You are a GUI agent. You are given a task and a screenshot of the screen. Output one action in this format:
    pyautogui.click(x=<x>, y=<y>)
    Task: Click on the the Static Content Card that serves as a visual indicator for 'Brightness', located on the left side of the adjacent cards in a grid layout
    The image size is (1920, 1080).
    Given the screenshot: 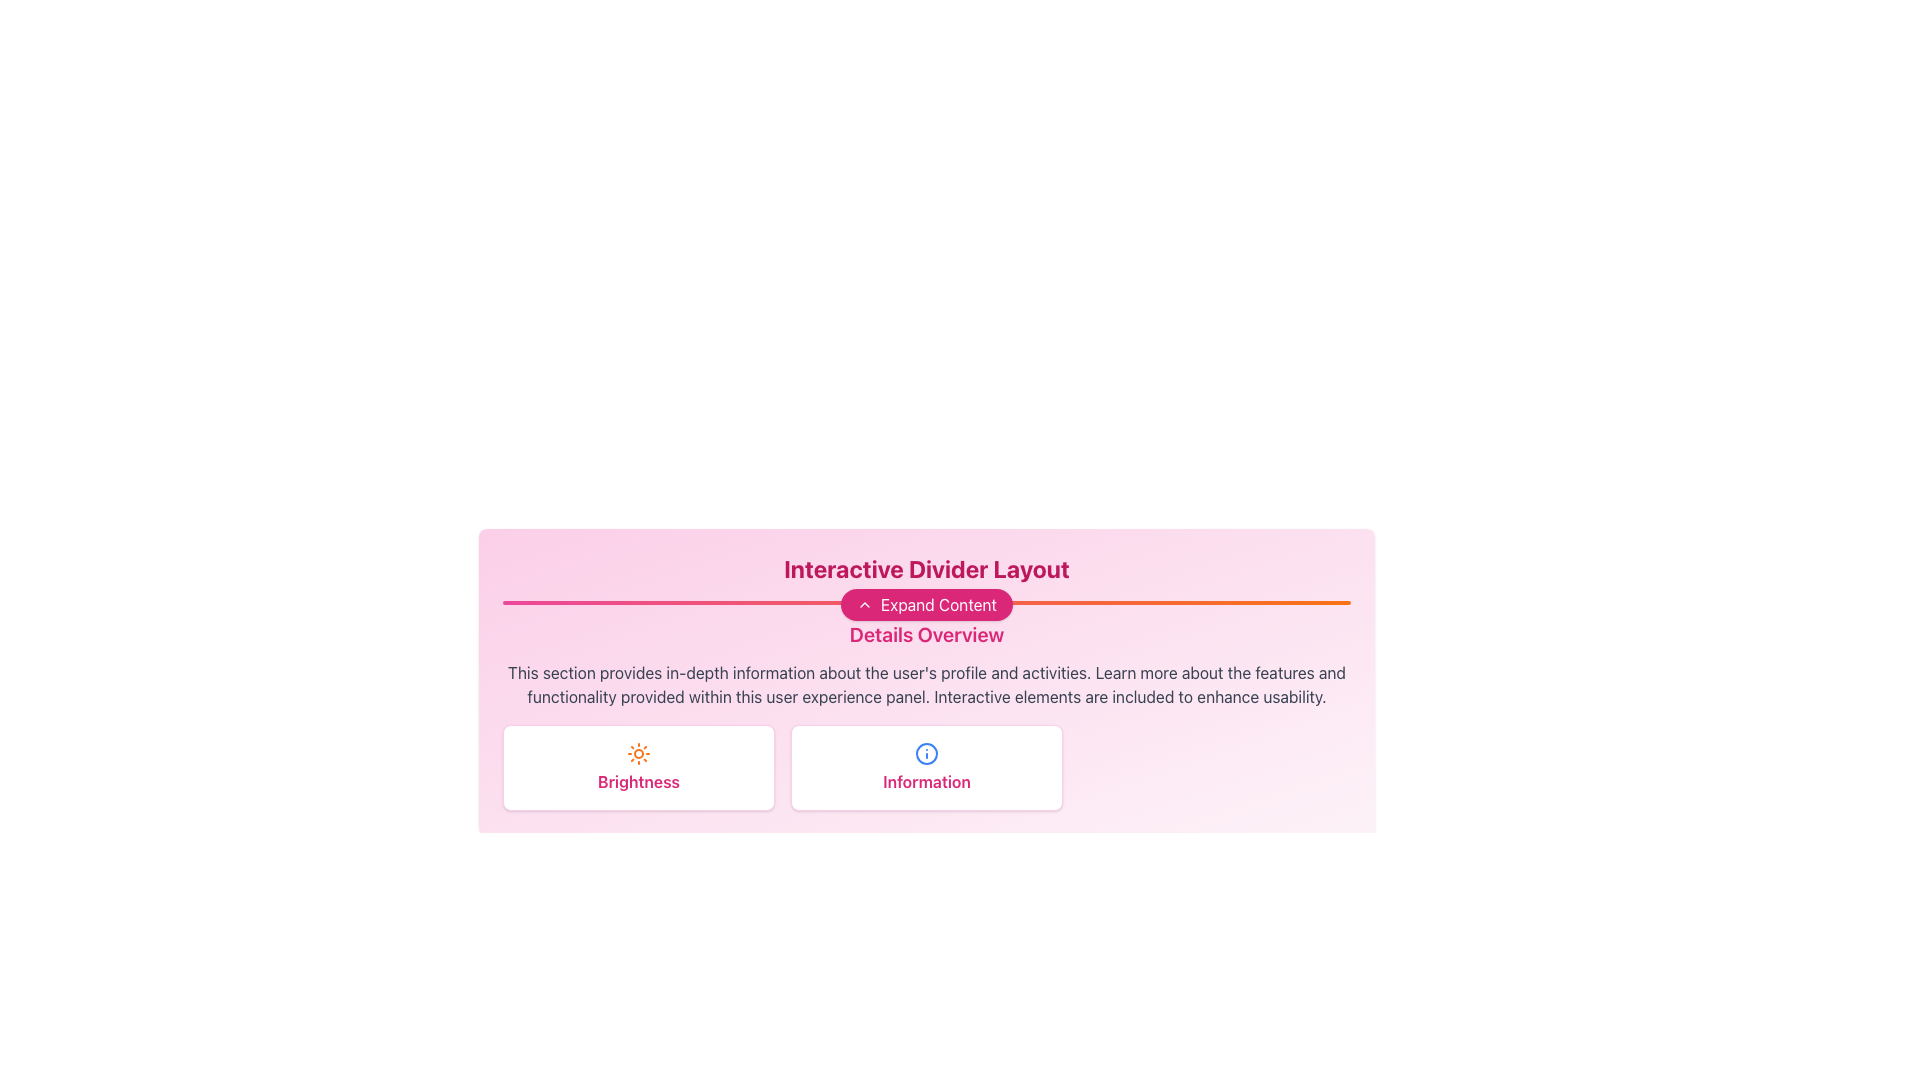 What is the action you would take?
    pyautogui.click(x=637, y=766)
    